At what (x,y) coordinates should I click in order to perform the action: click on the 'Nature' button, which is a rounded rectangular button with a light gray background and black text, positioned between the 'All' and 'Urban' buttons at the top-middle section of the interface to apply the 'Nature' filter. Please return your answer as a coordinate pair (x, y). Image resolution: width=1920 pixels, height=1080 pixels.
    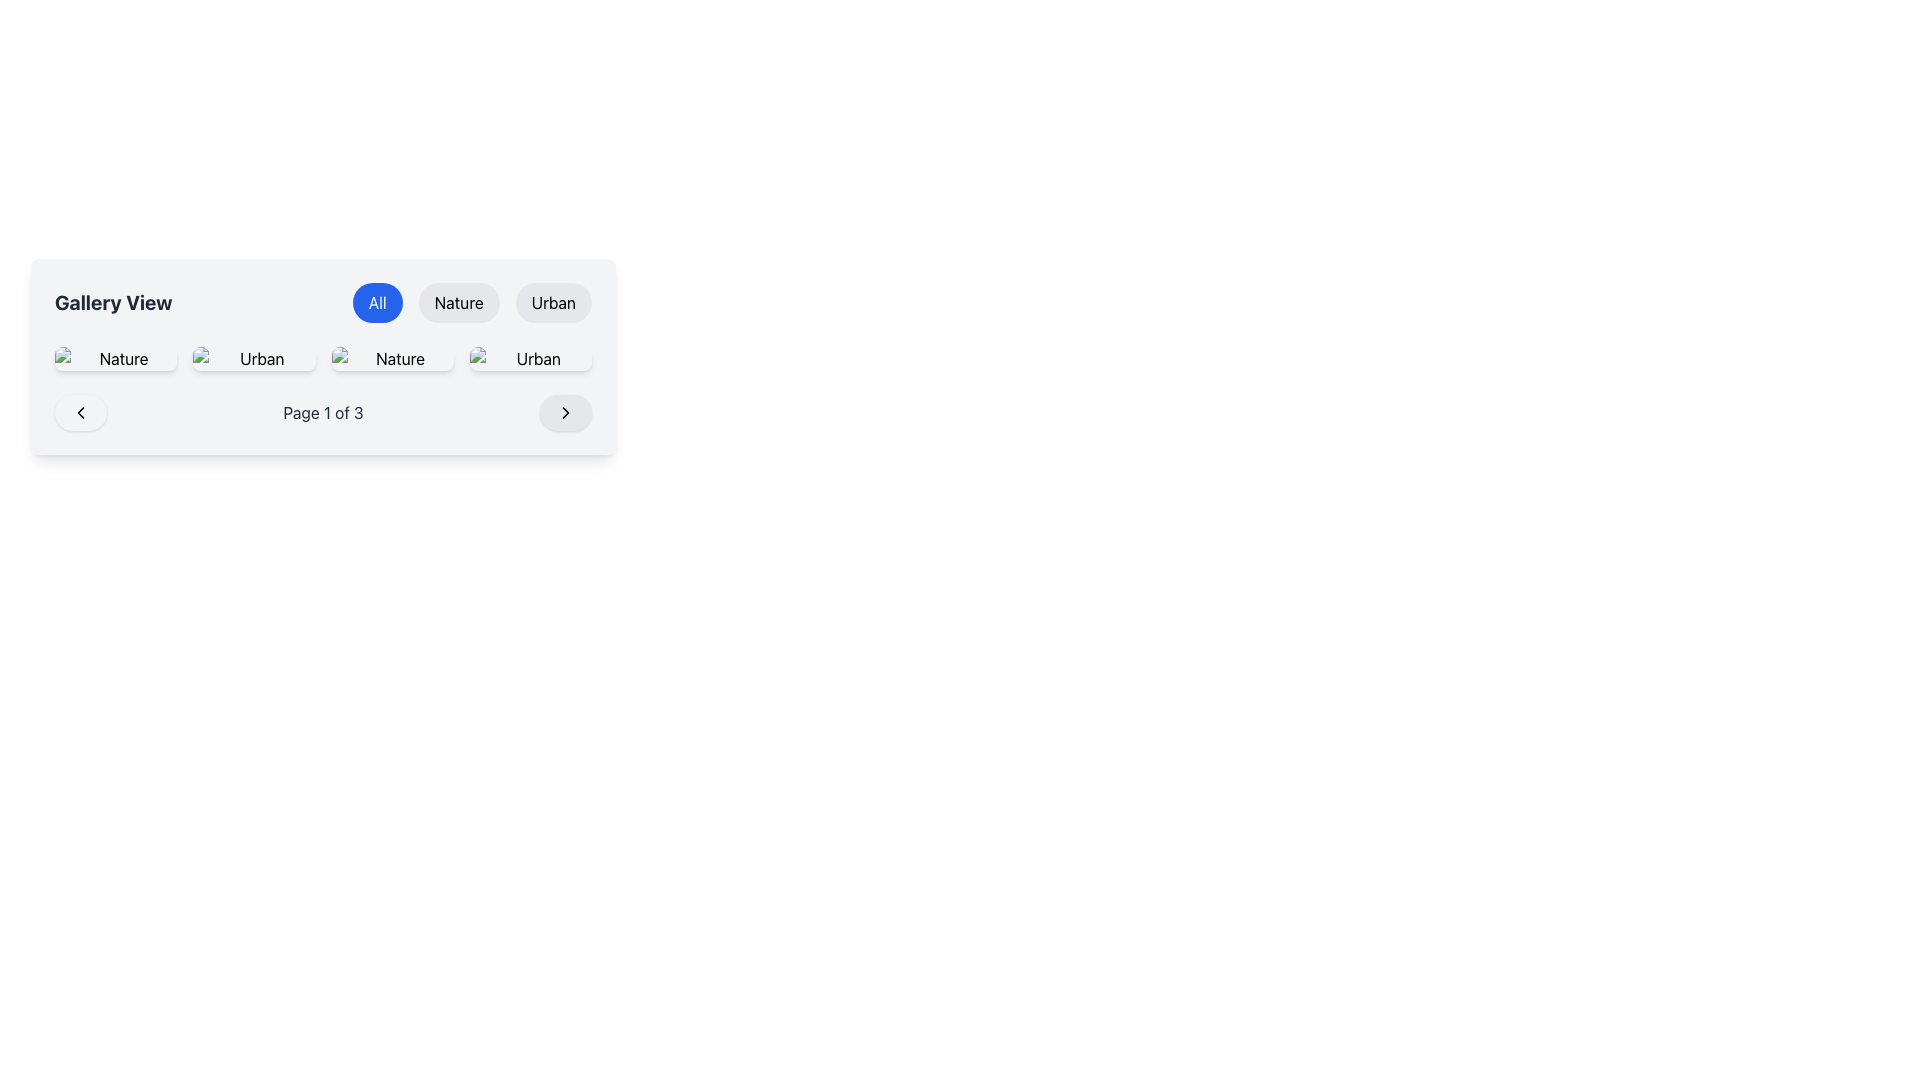
    Looking at the image, I should click on (458, 303).